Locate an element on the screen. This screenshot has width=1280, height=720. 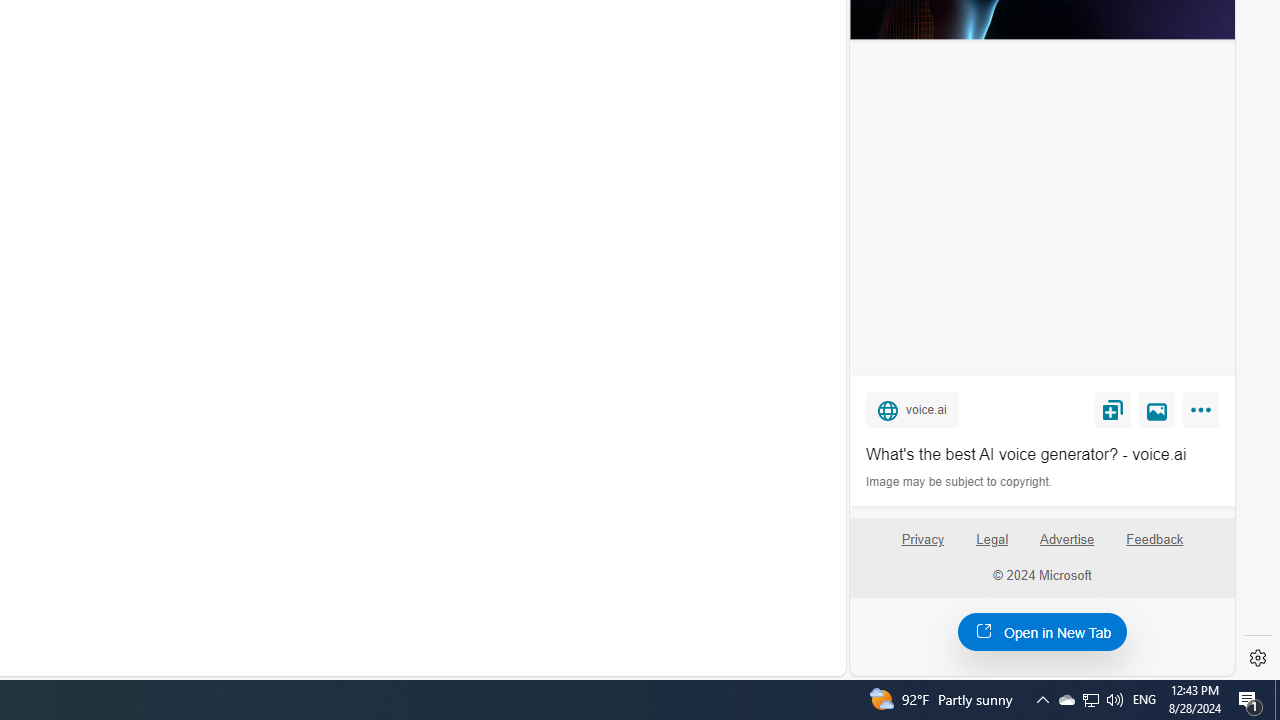
'Image may be subject to copyright.' is located at coordinates (960, 482).